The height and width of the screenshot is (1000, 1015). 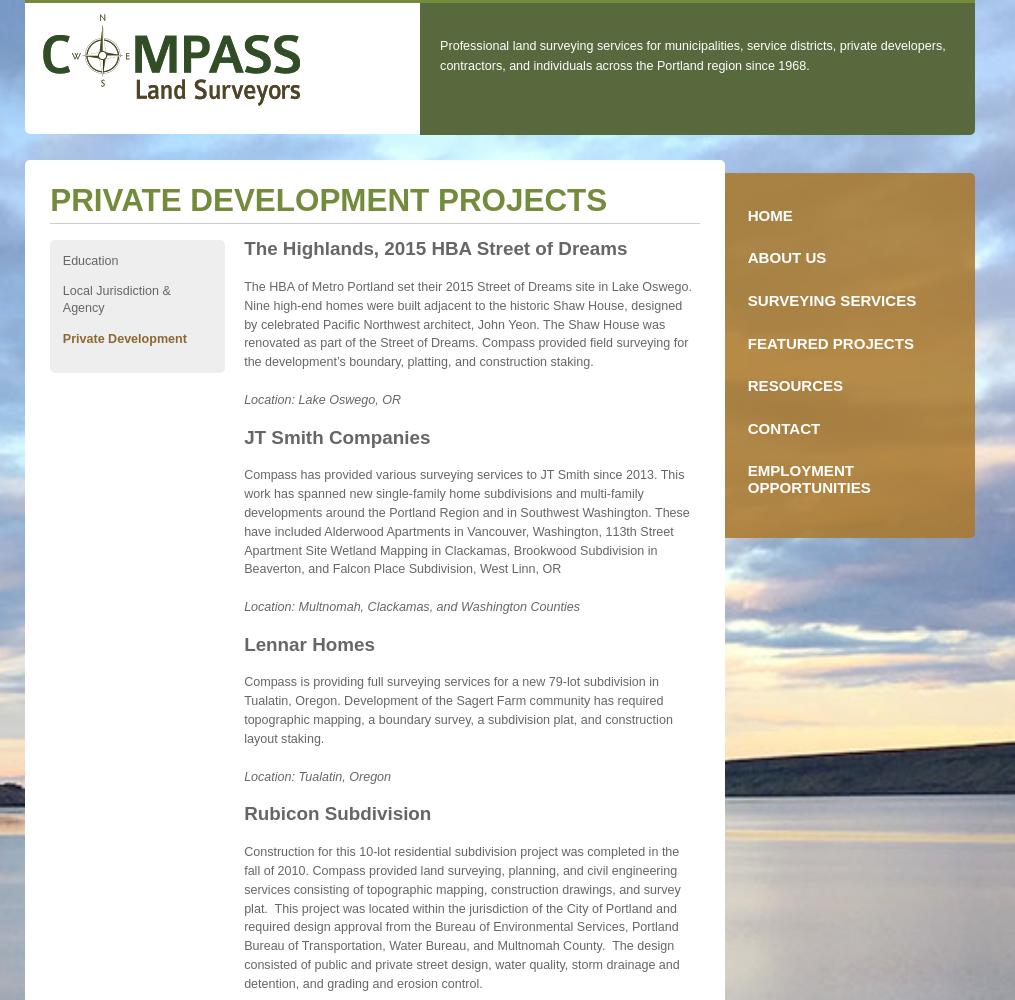 What do you see at coordinates (768, 213) in the screenshot?
I see `'Home'` at bounding box center [768, 213].